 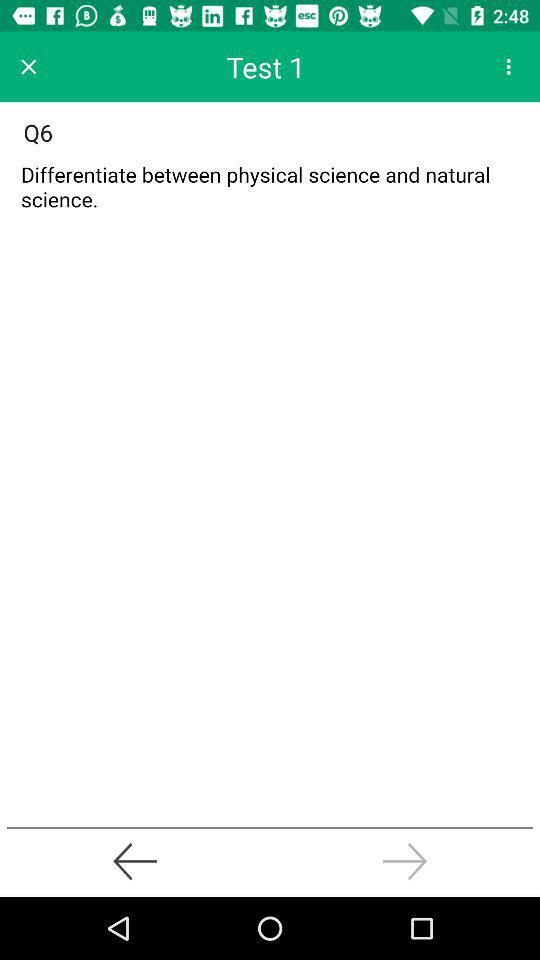 What do you see at coordinates (27, 66) in the screenshot?
I see `closes the app` at bounding box center [27, 66].